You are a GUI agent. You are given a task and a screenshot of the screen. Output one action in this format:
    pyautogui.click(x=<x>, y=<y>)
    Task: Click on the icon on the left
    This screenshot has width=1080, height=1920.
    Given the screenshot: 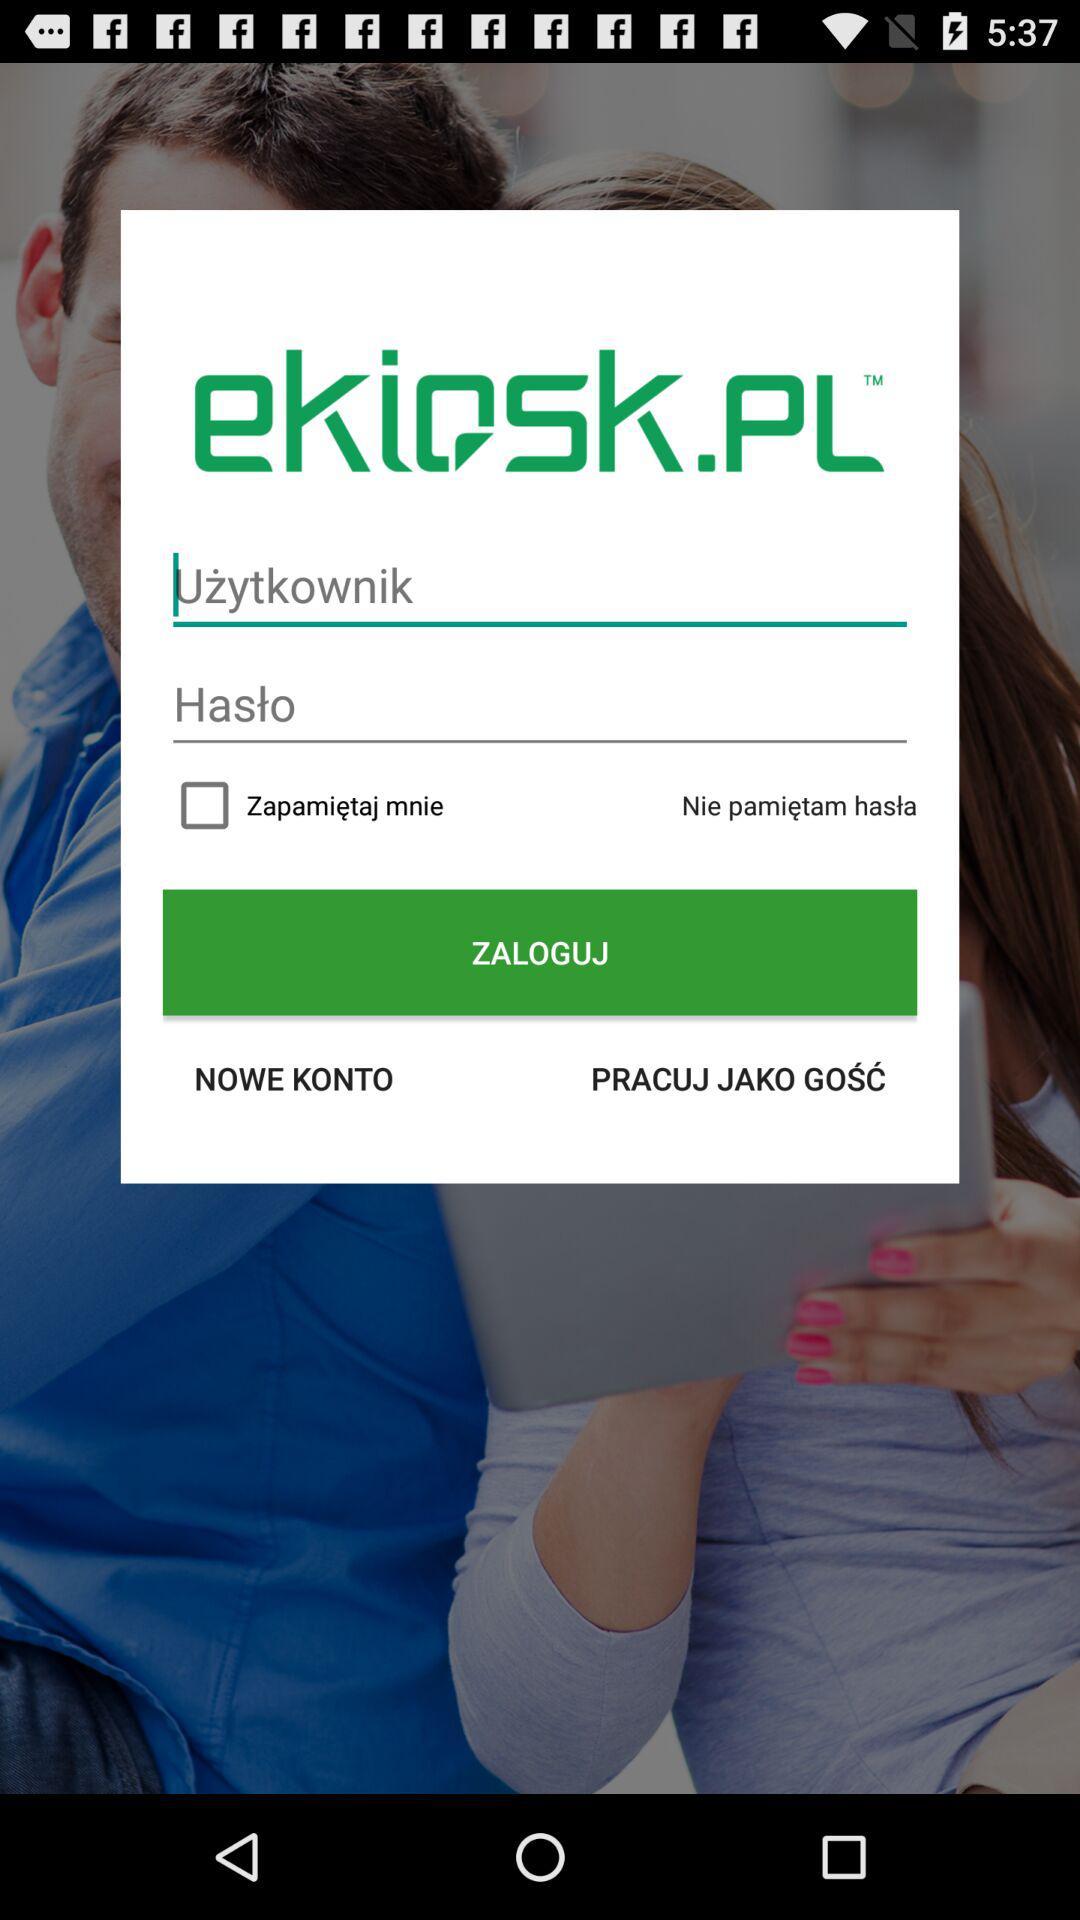 What is the action you would take?
    pyautogui.click(x=293, y=1077)
    